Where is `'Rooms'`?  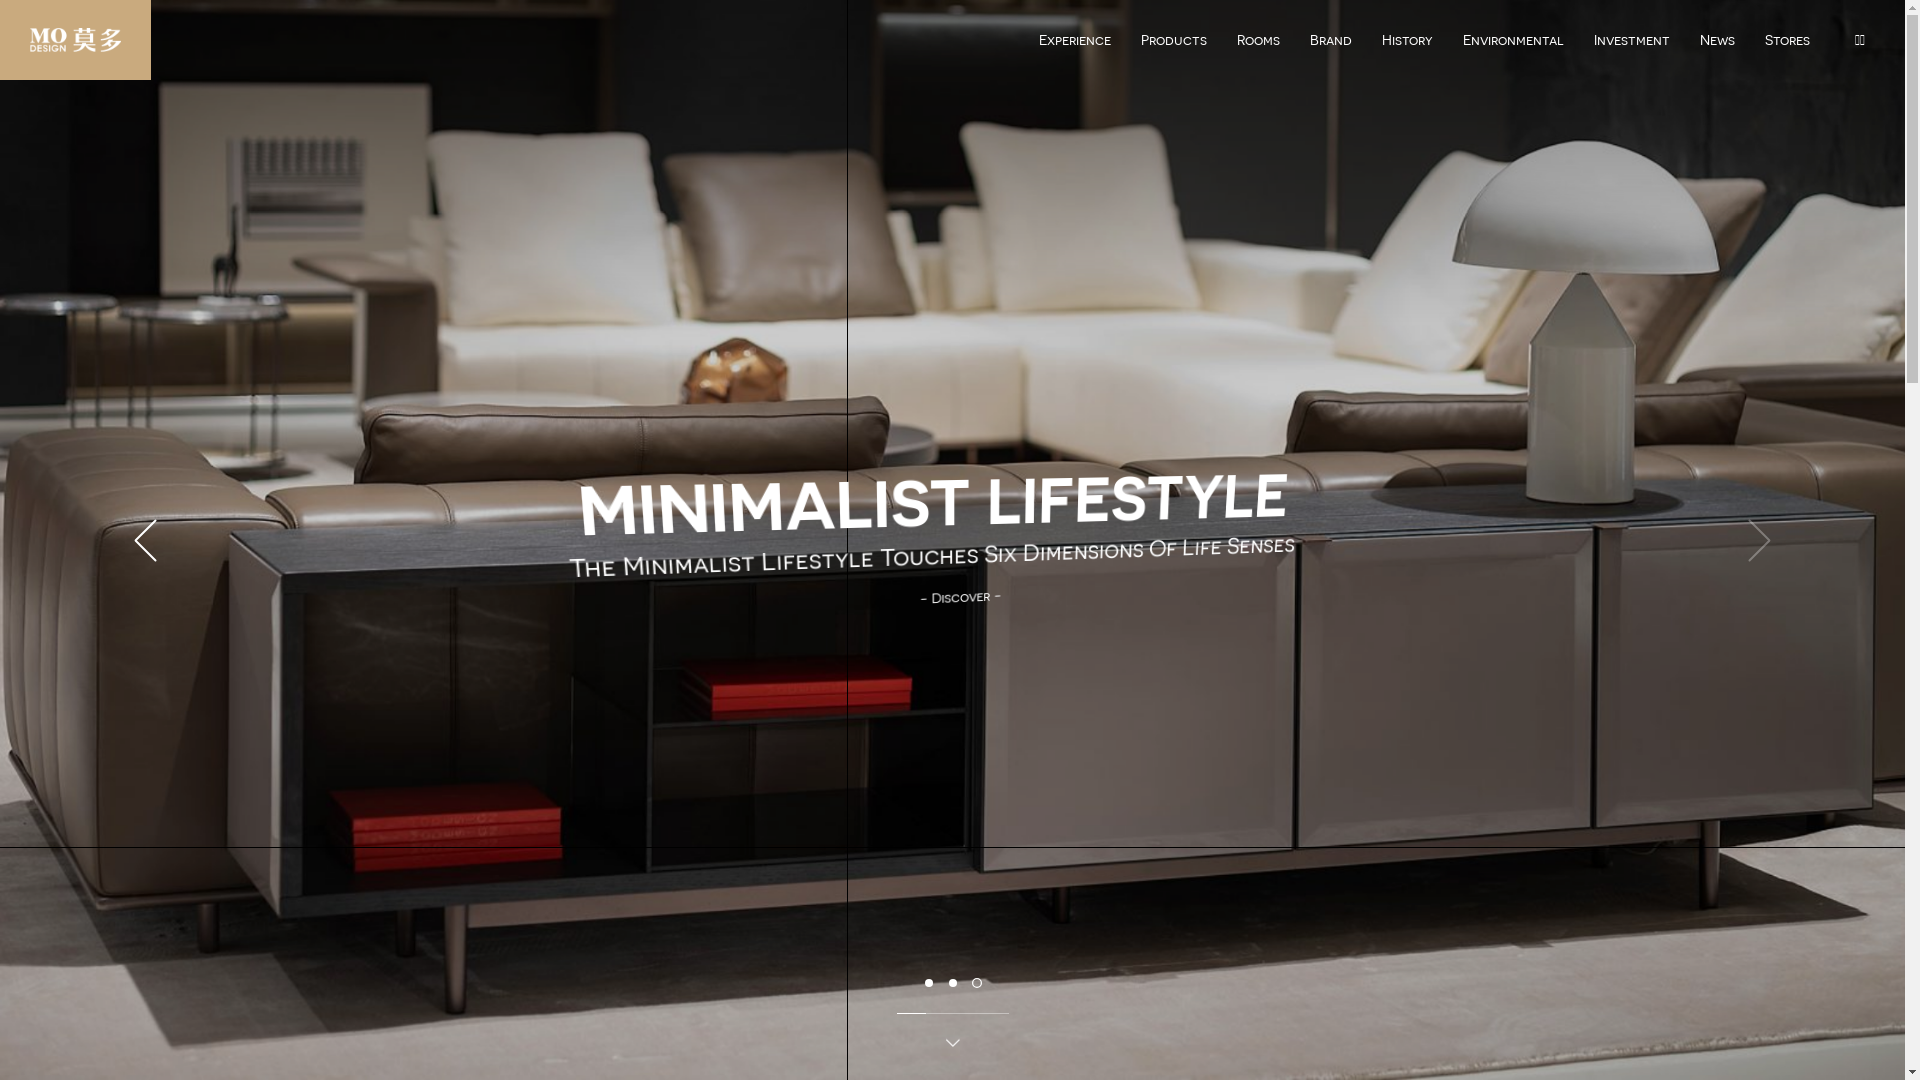
'Rooms' is located at coordinates (1257, 33).